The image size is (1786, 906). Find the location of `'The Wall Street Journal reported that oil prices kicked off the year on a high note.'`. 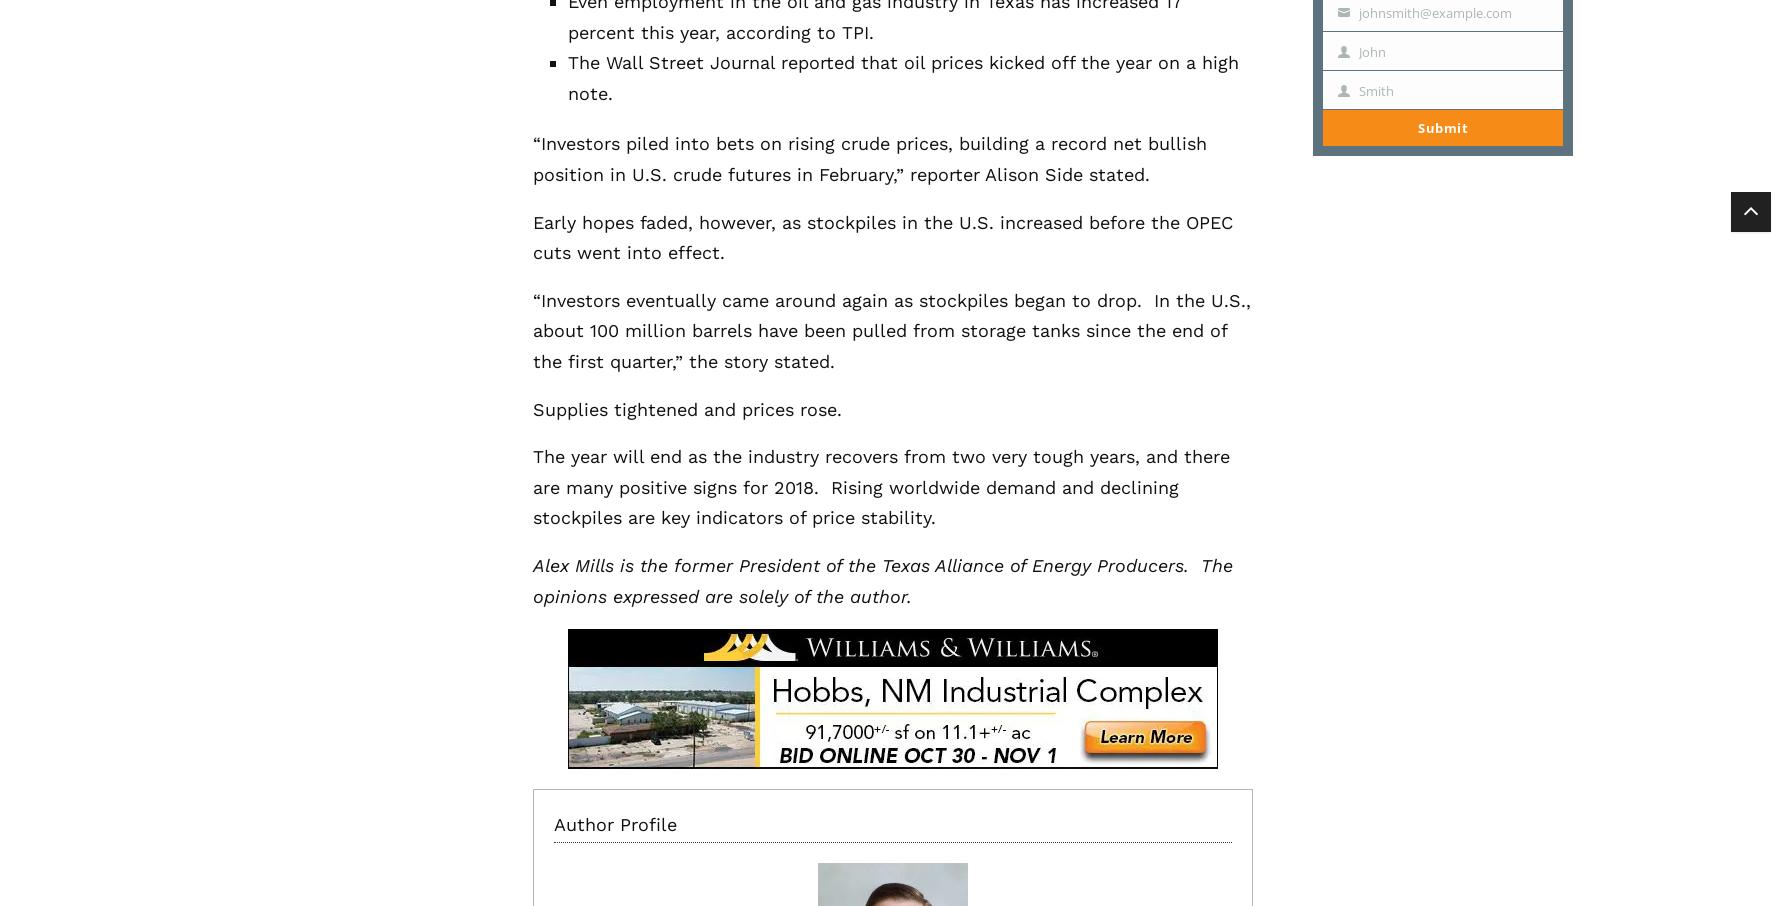

'The Wall Street Journal reported that oil prices kicked off the year on a high note.' is located at coordinates (902, 77).